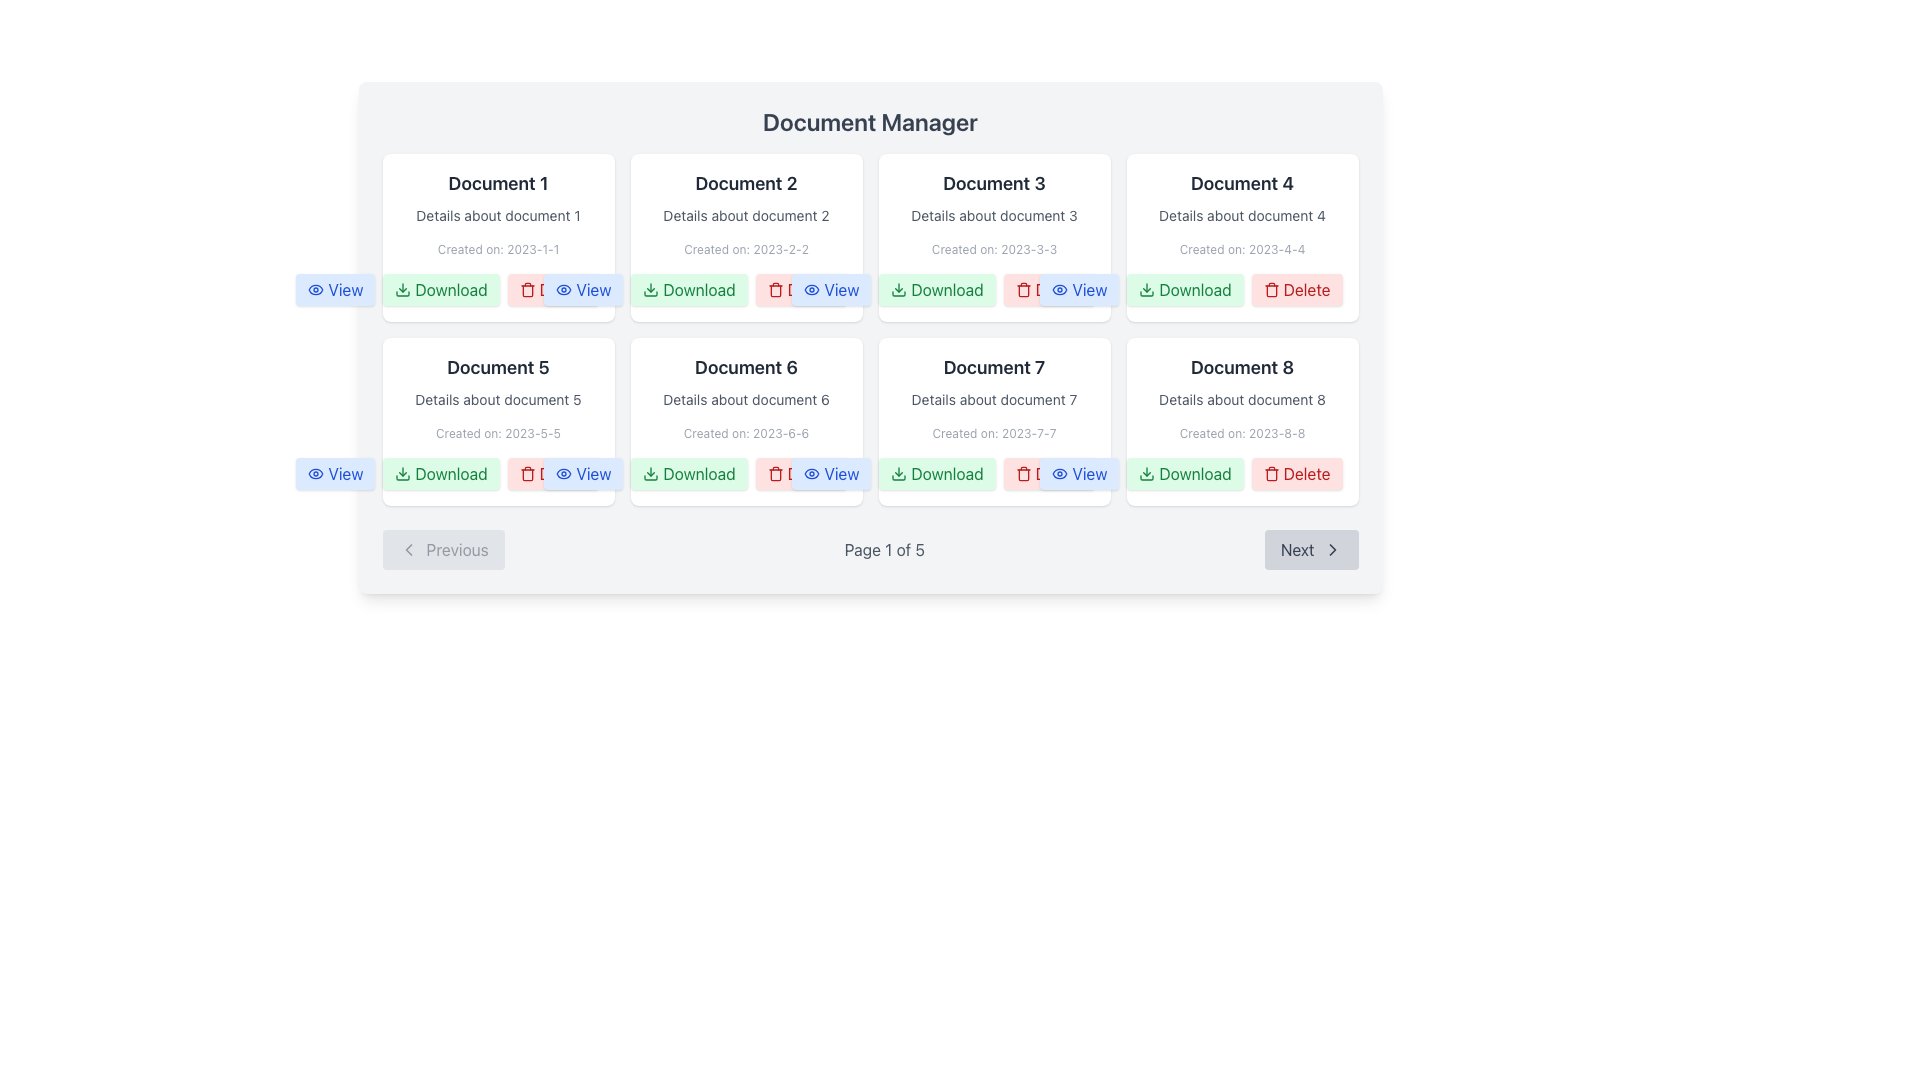 The width and height of the screenshot is (1920, 1080). What do you see at coordinates (498, 397) in the screenshot?
I see `the Text block displaying information about 'Document 5', which includes its title, description, and creation date, located in the second row, first column of the 'Document Manager' interface` at bounding box center [498, 397].